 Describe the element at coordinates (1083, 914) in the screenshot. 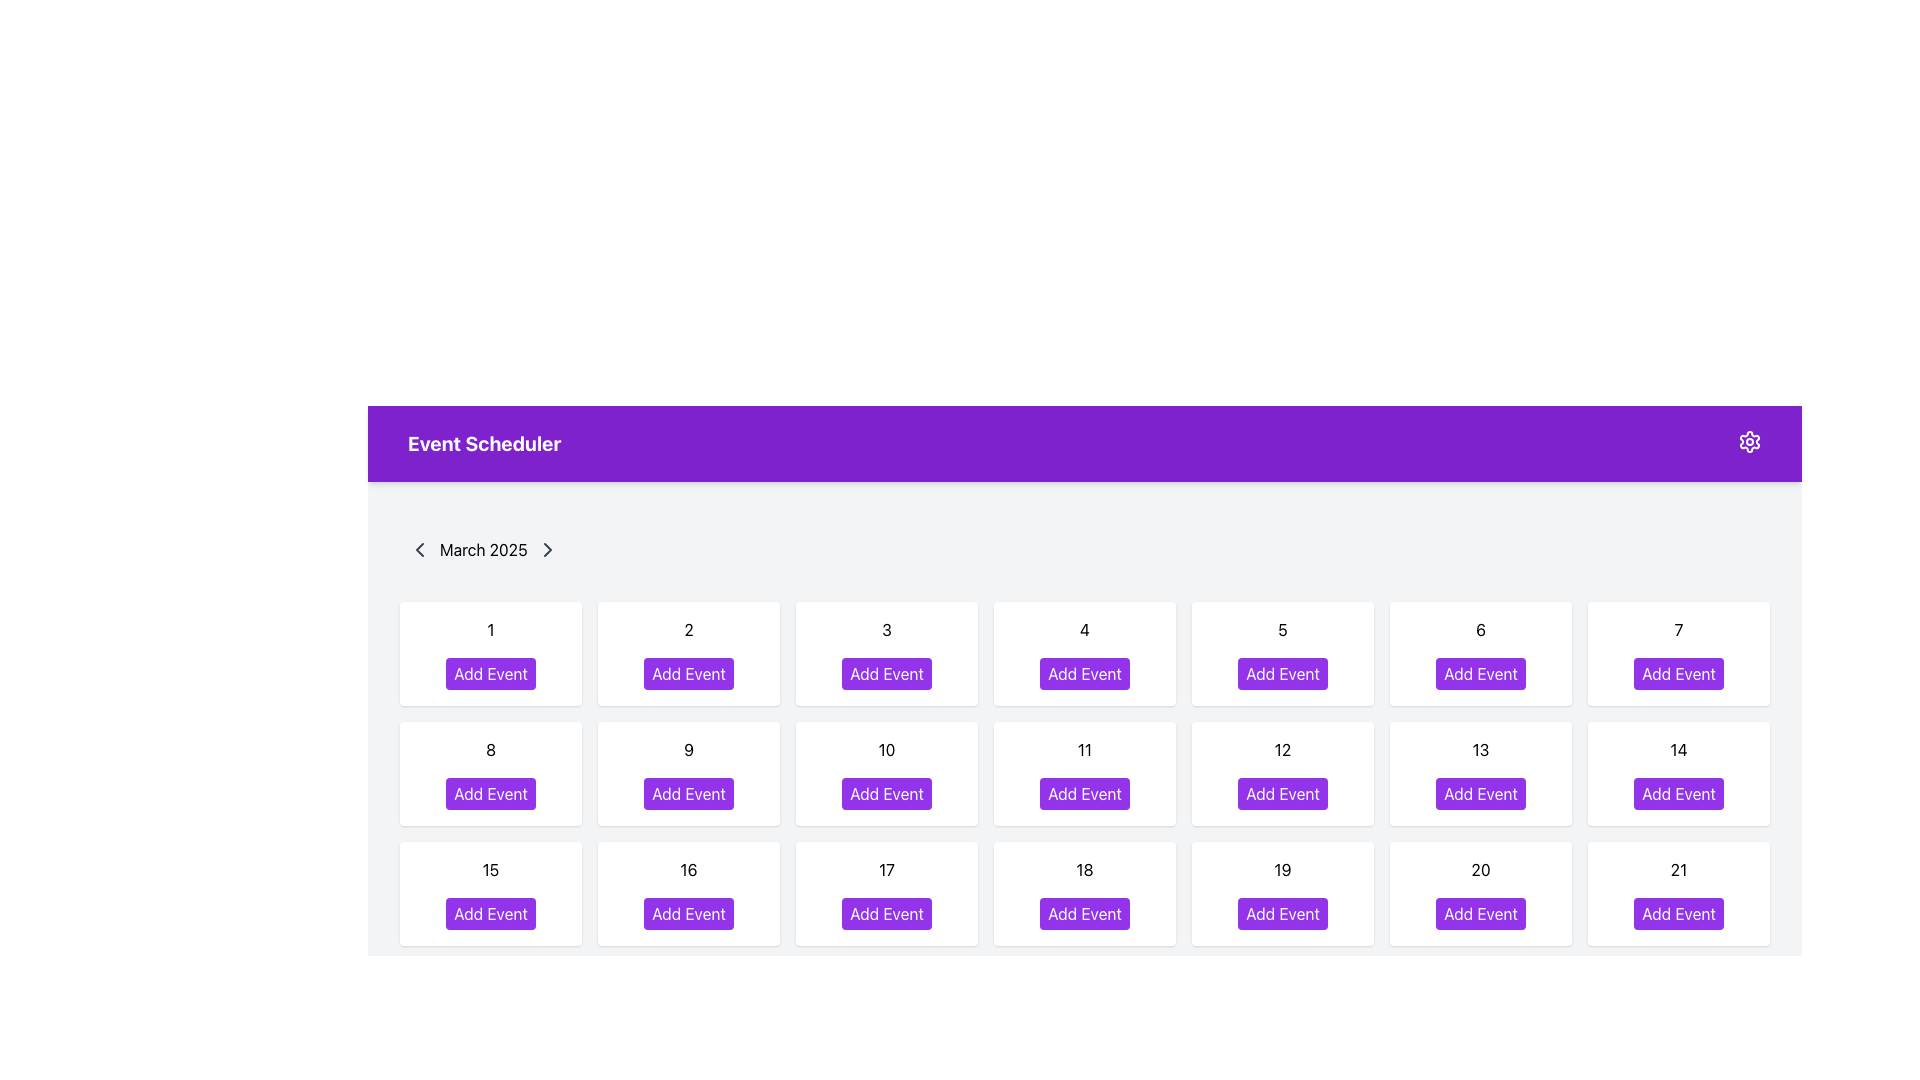

I see `the 'Add Event' button with a purple background and white text located in the card for date '18' in the calendar layout` at that location.